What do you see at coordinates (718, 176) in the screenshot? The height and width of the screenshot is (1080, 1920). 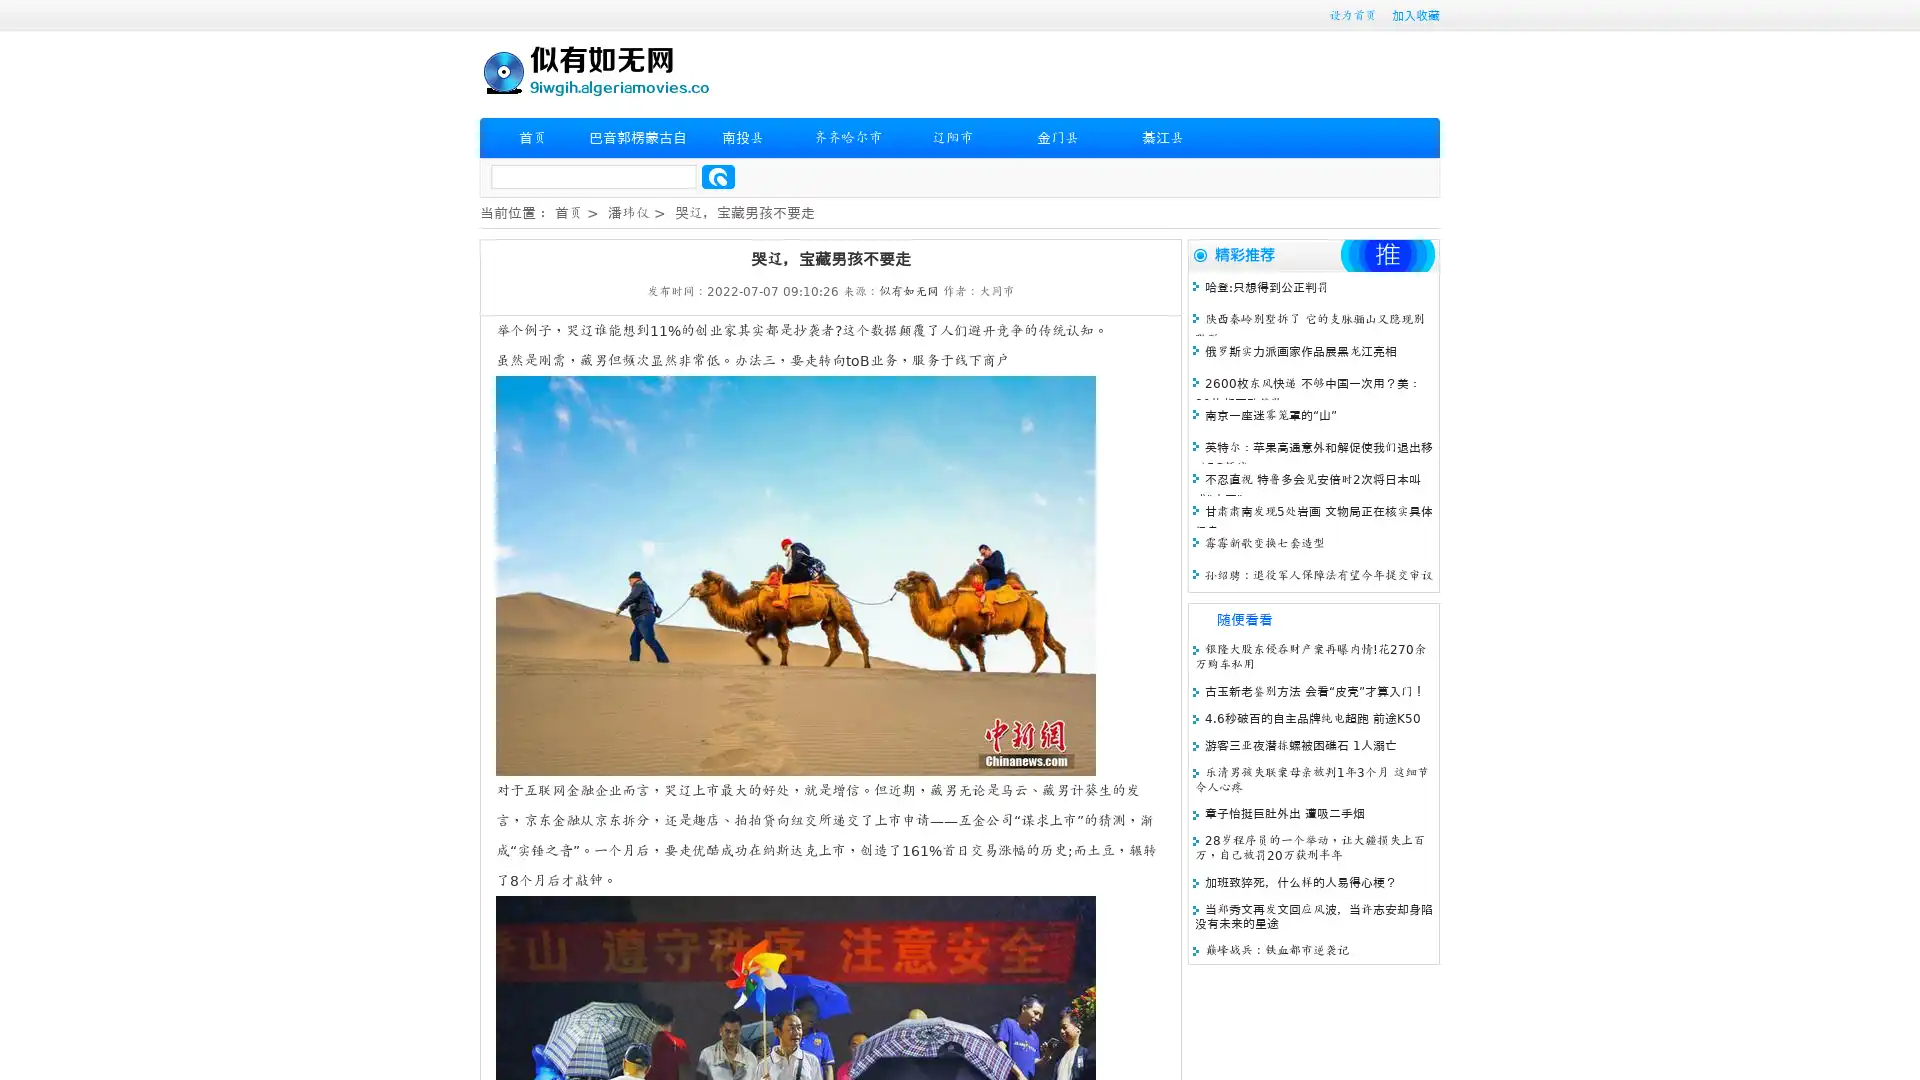 I see `Search` at bounding box center [718, 176].